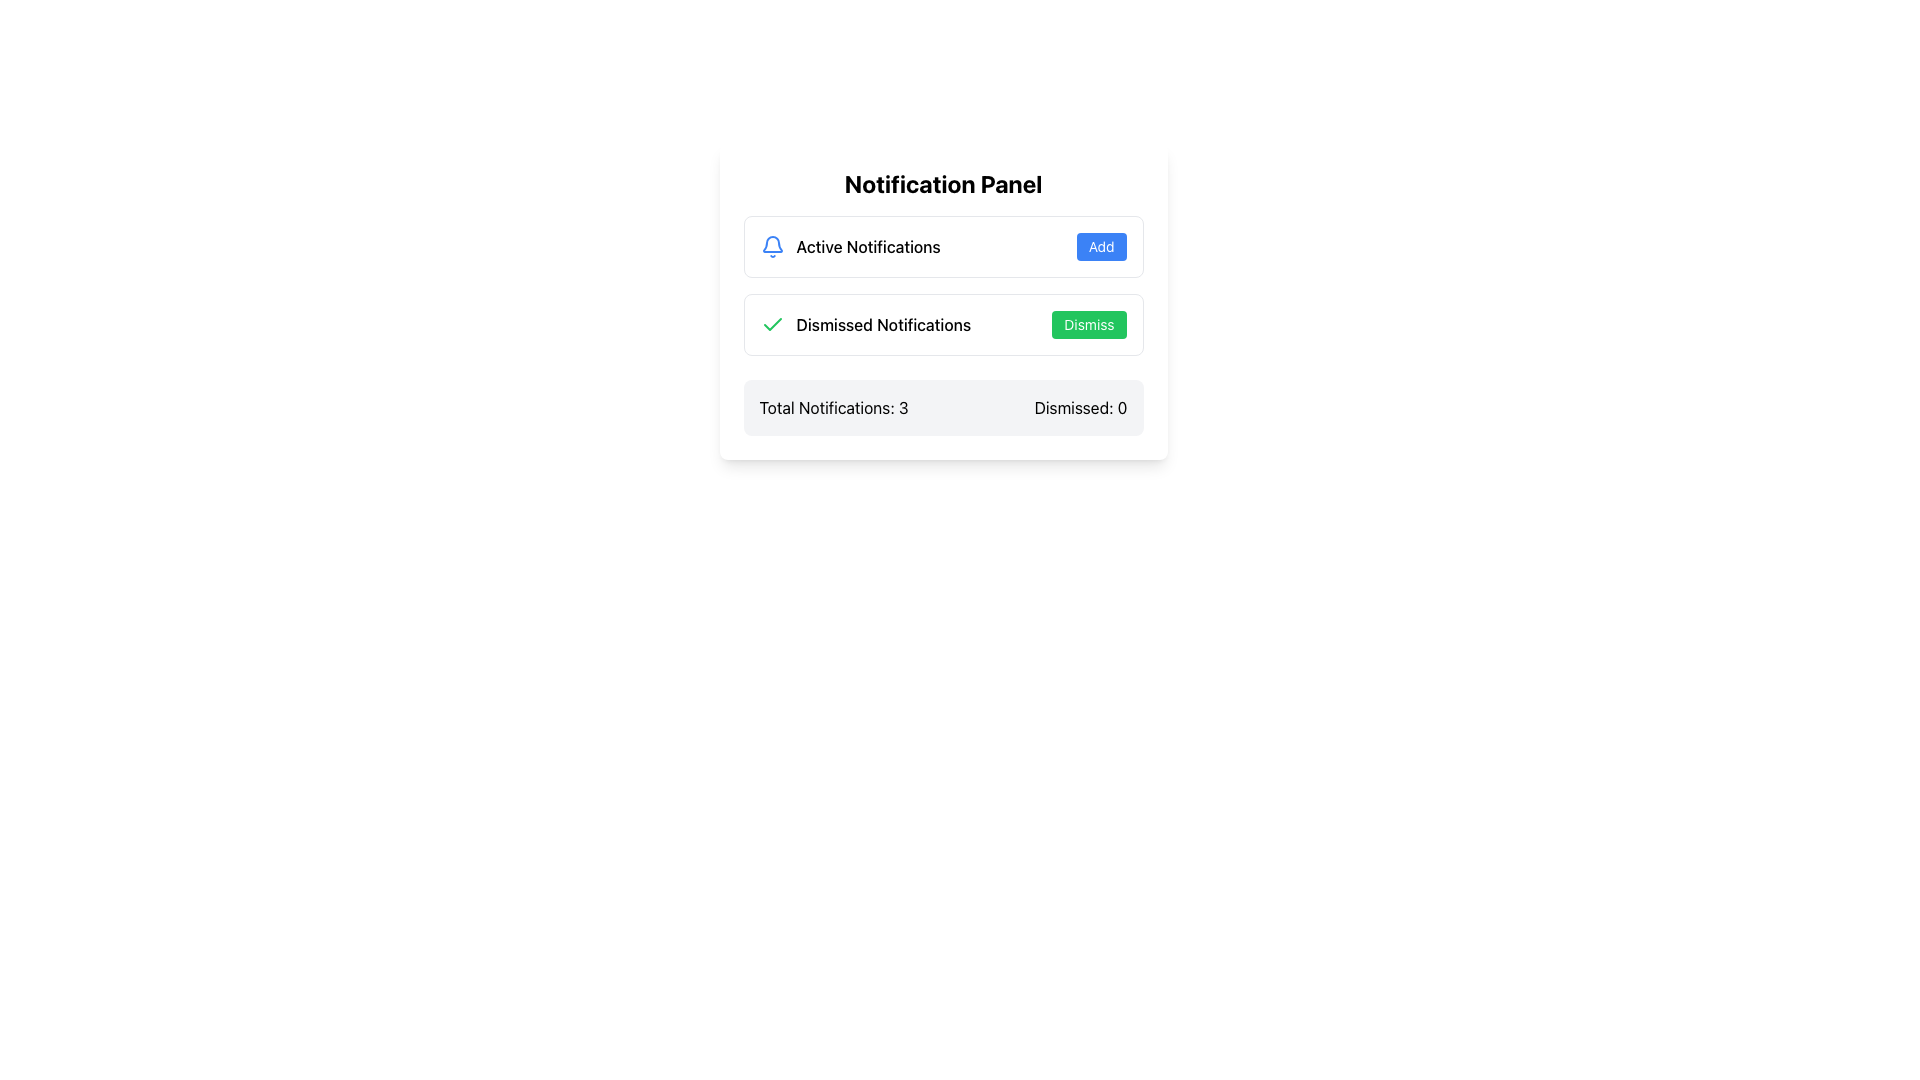 This screenshot has height=1080, width=1920. Describe the element at coordinates (1100, 245) in the screenshot. I see `the 'Add' button with a blue background and white text located at the top-right corner adjacent to the 'Active Notifications' section` at that location.